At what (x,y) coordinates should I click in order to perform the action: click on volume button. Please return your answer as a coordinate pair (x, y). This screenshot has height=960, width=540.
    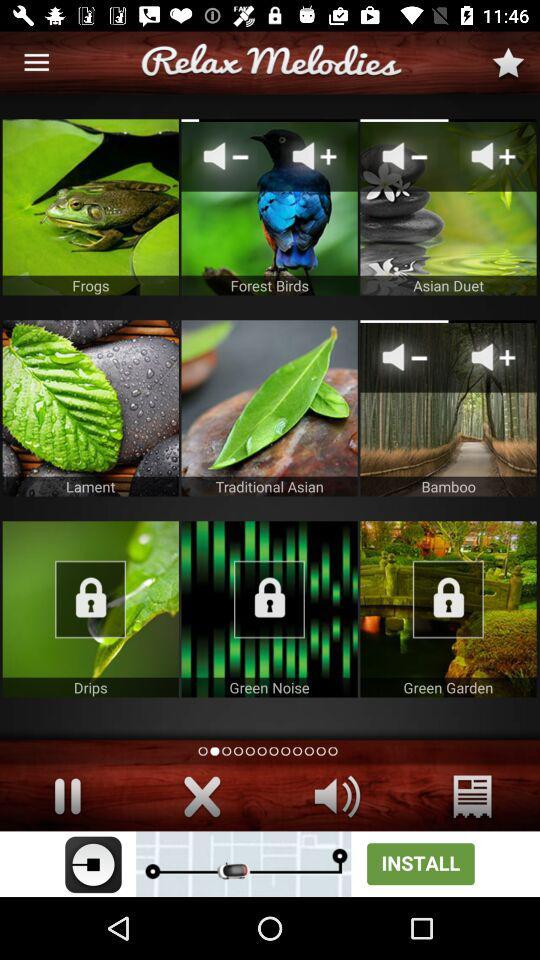
    Looking at the image, I should click on (337, 796).